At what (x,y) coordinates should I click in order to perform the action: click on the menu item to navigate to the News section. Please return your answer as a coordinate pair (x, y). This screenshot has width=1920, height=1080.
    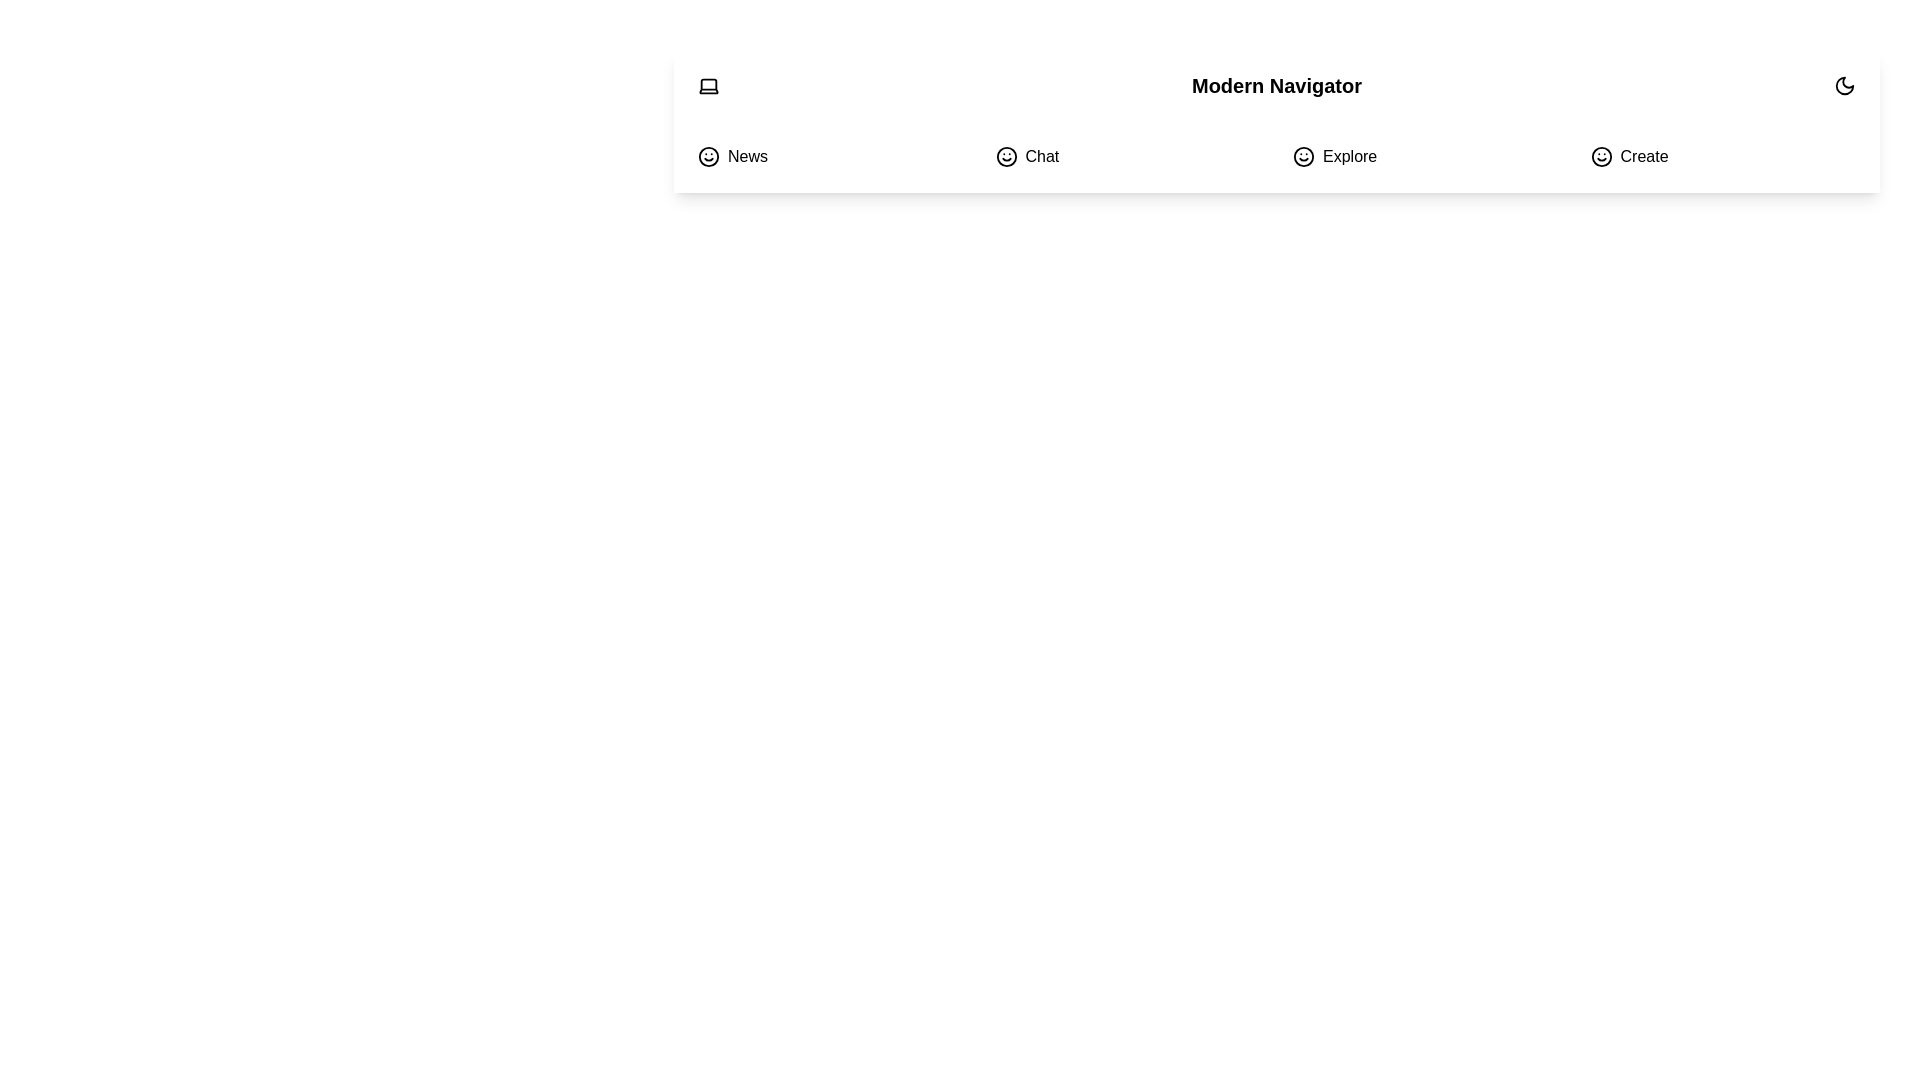
    Looking at the image, I should click on (830, 156).